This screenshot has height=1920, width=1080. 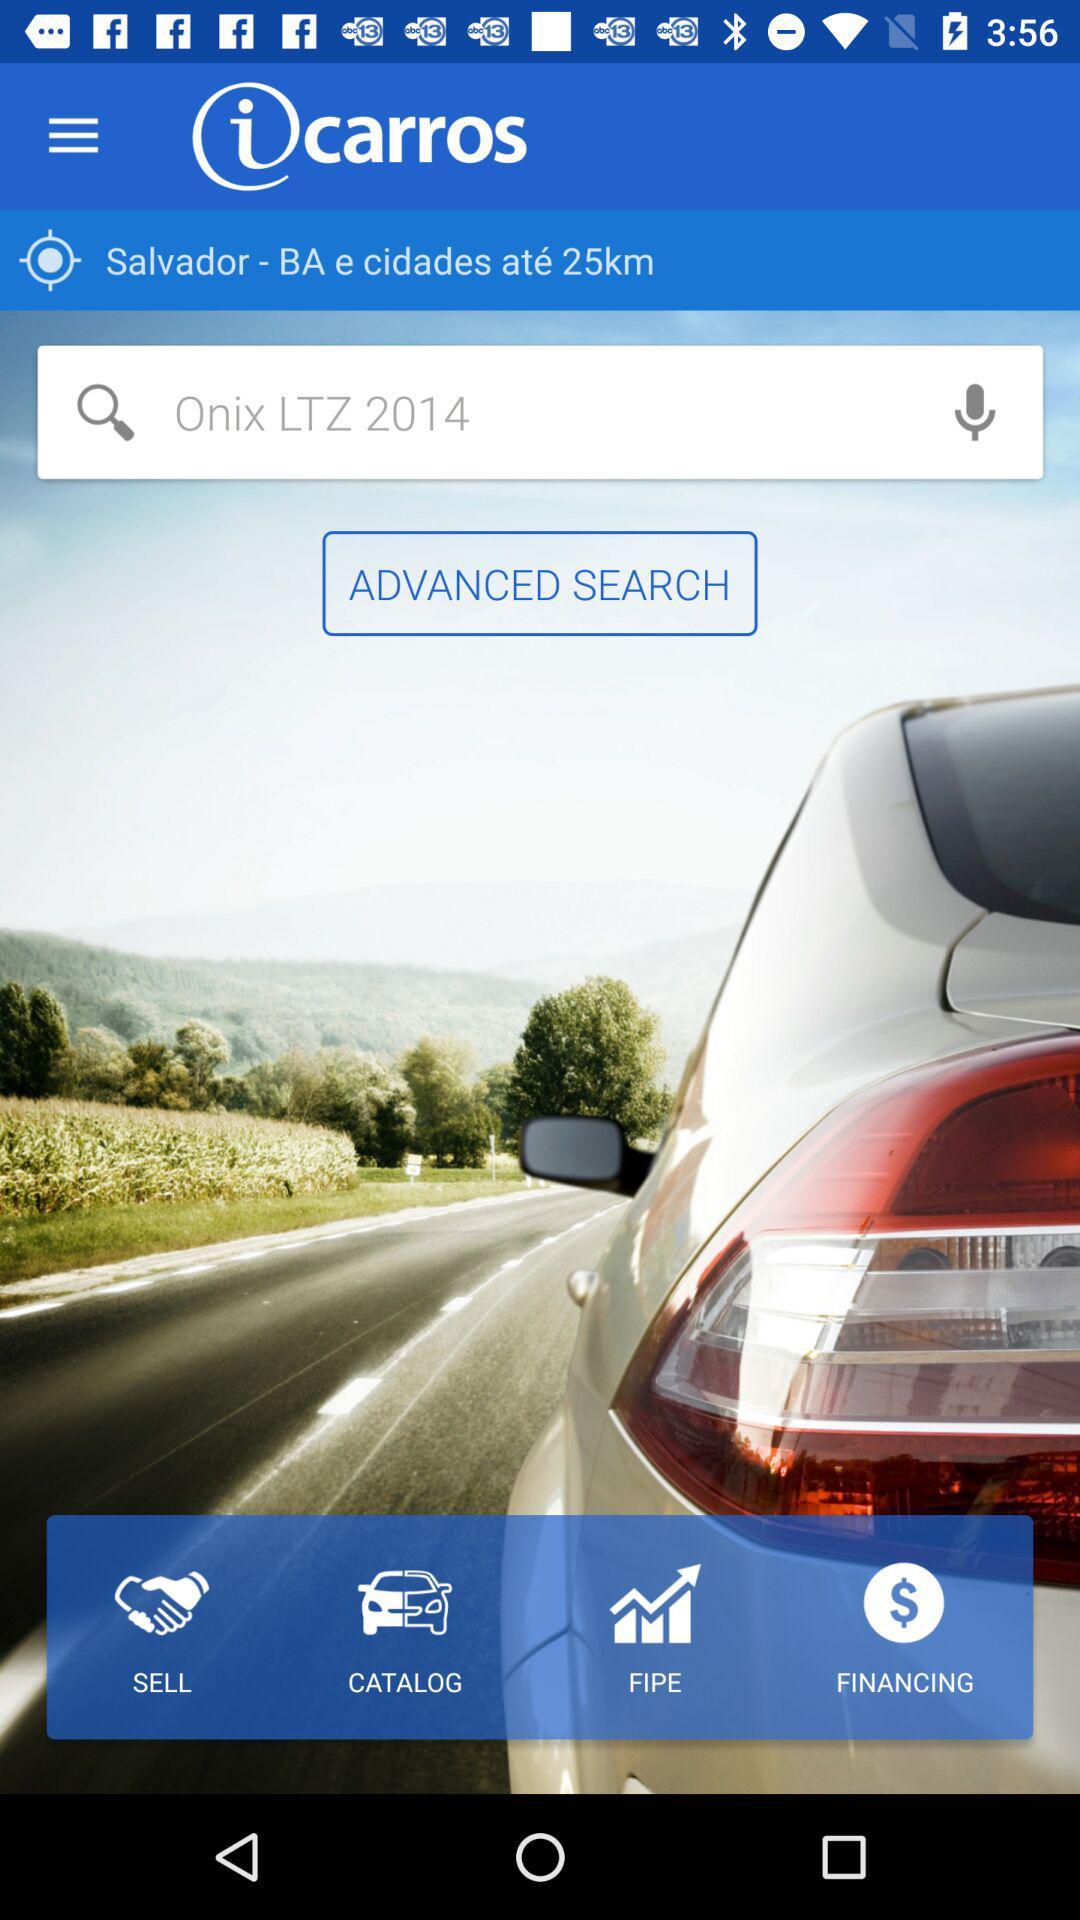 What do you see at coordinates (974, 411) in the screenshot?
I see `records one 's voice` at bounding box center [974, 411].